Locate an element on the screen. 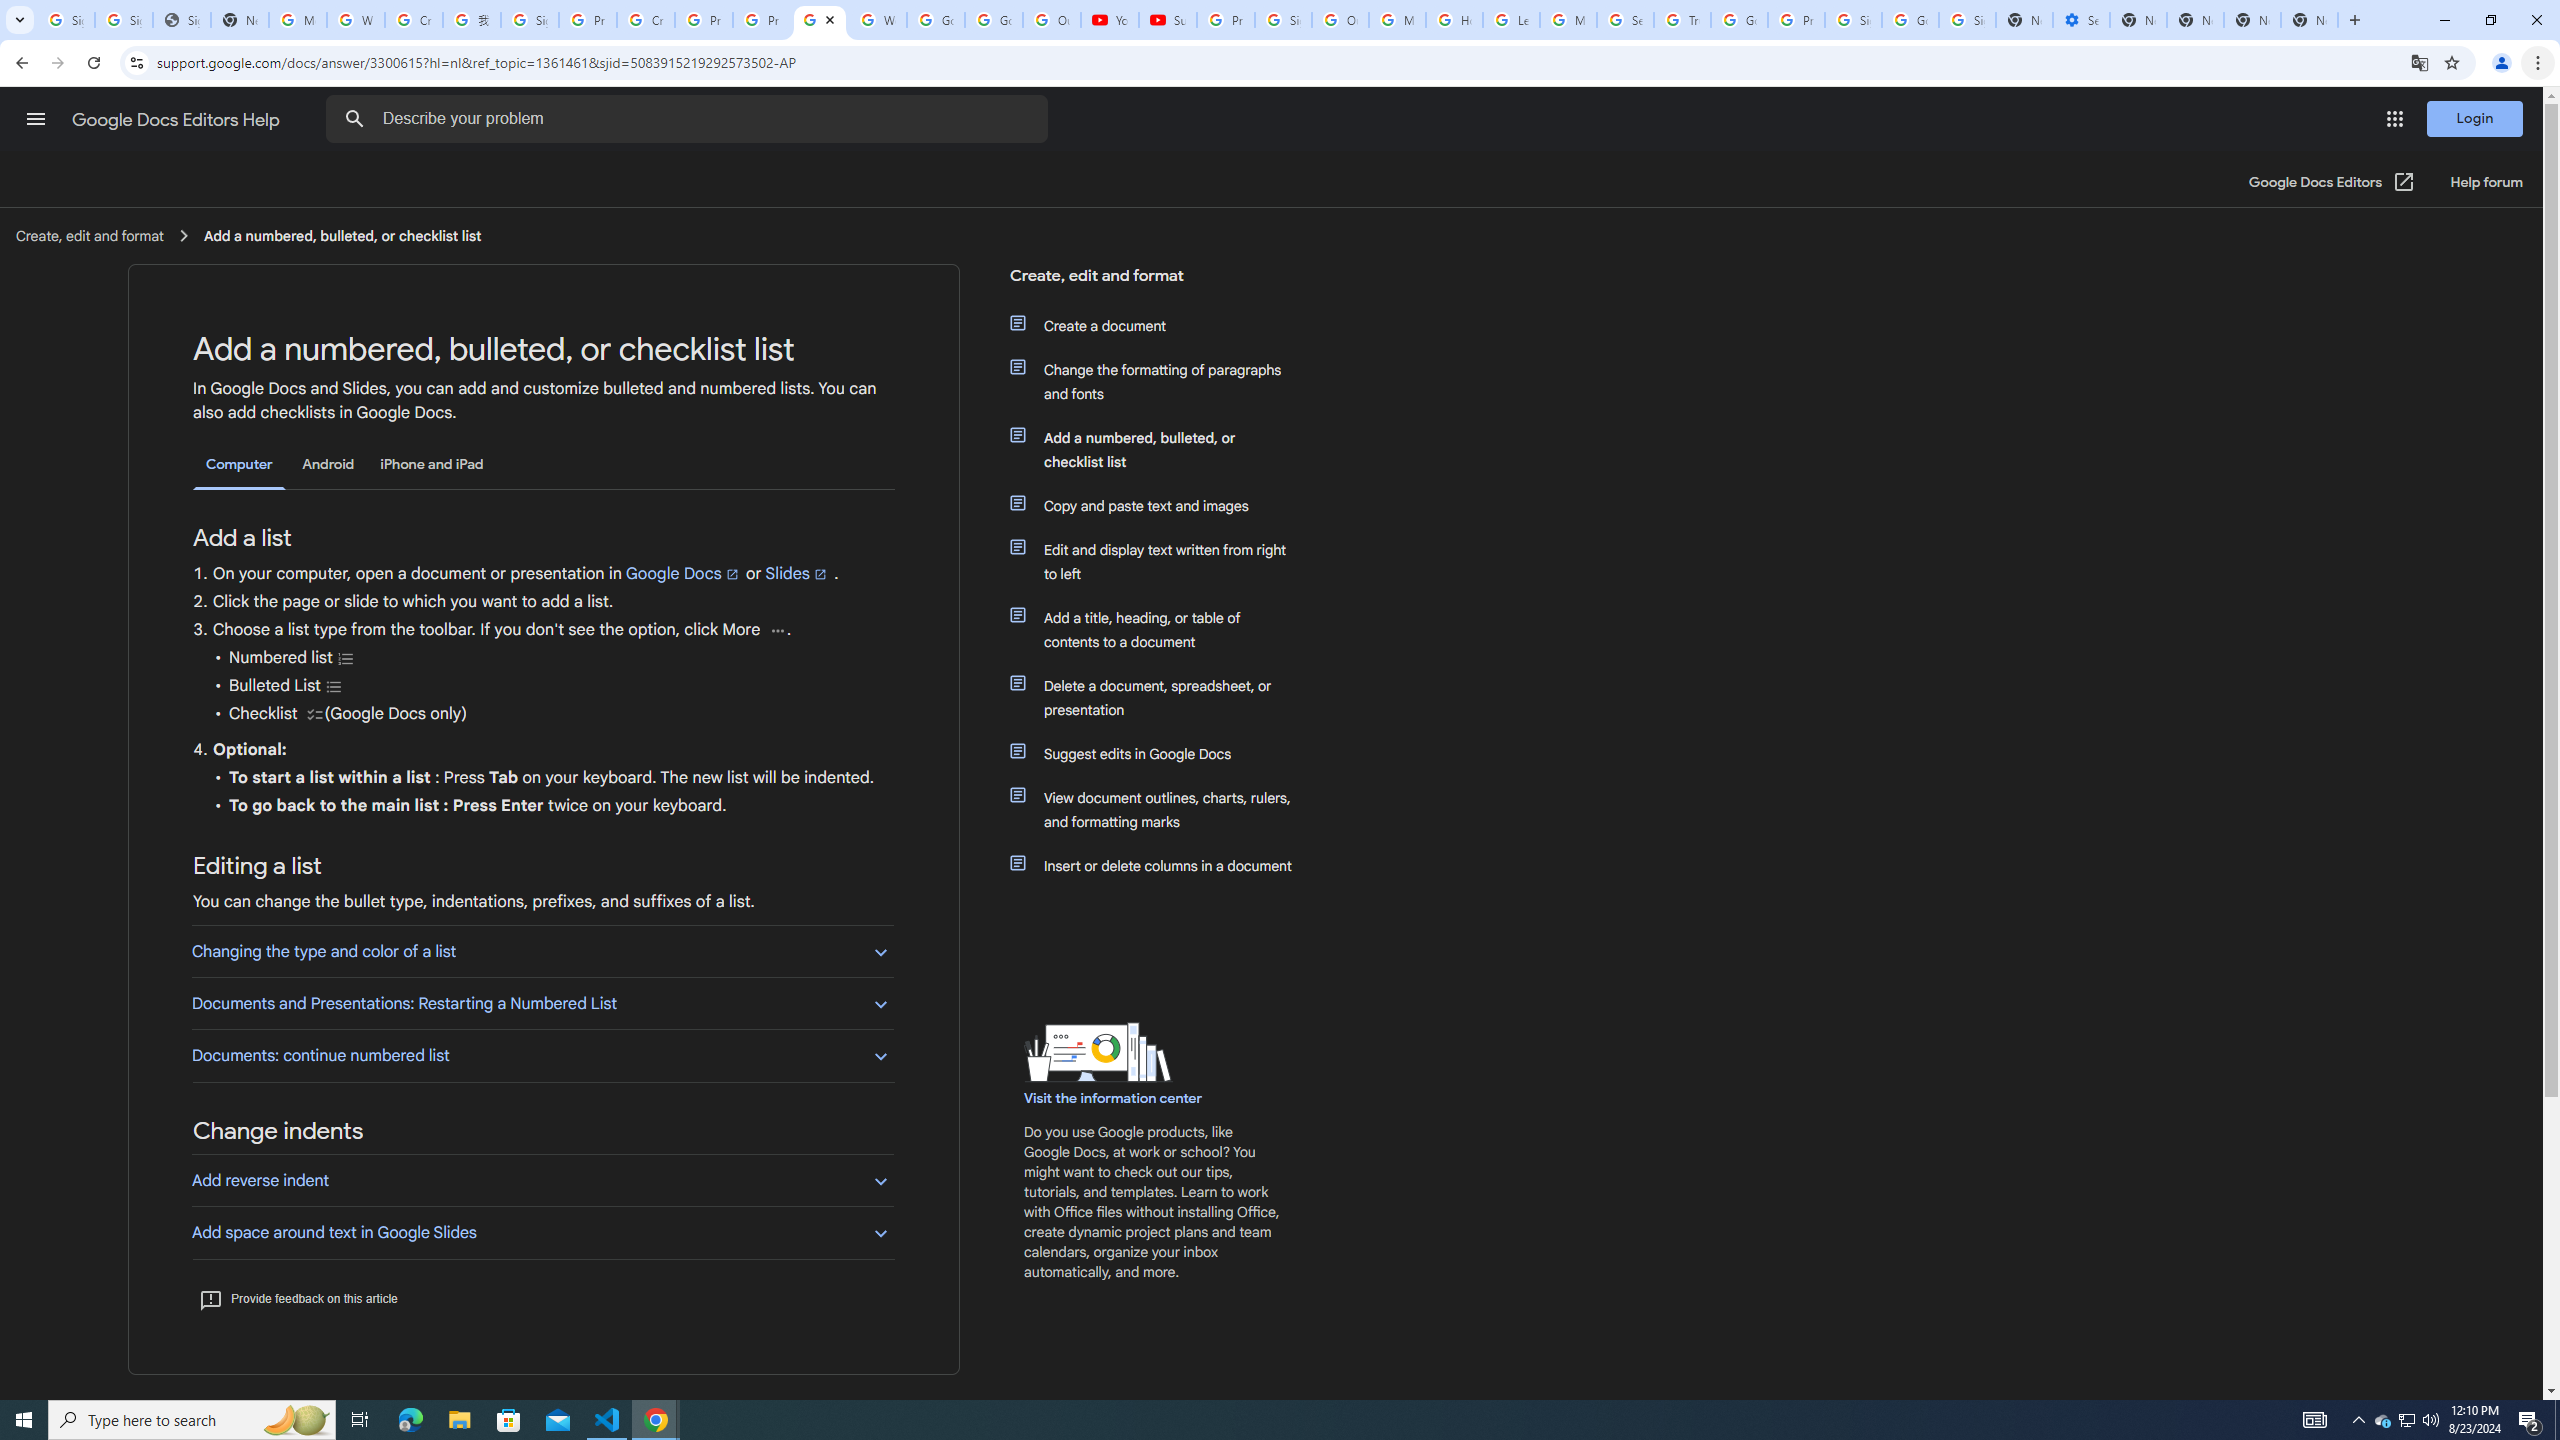 The height and width of the screenshot is (1440, 2560). 'You' is located at coordinates (2502, 62).